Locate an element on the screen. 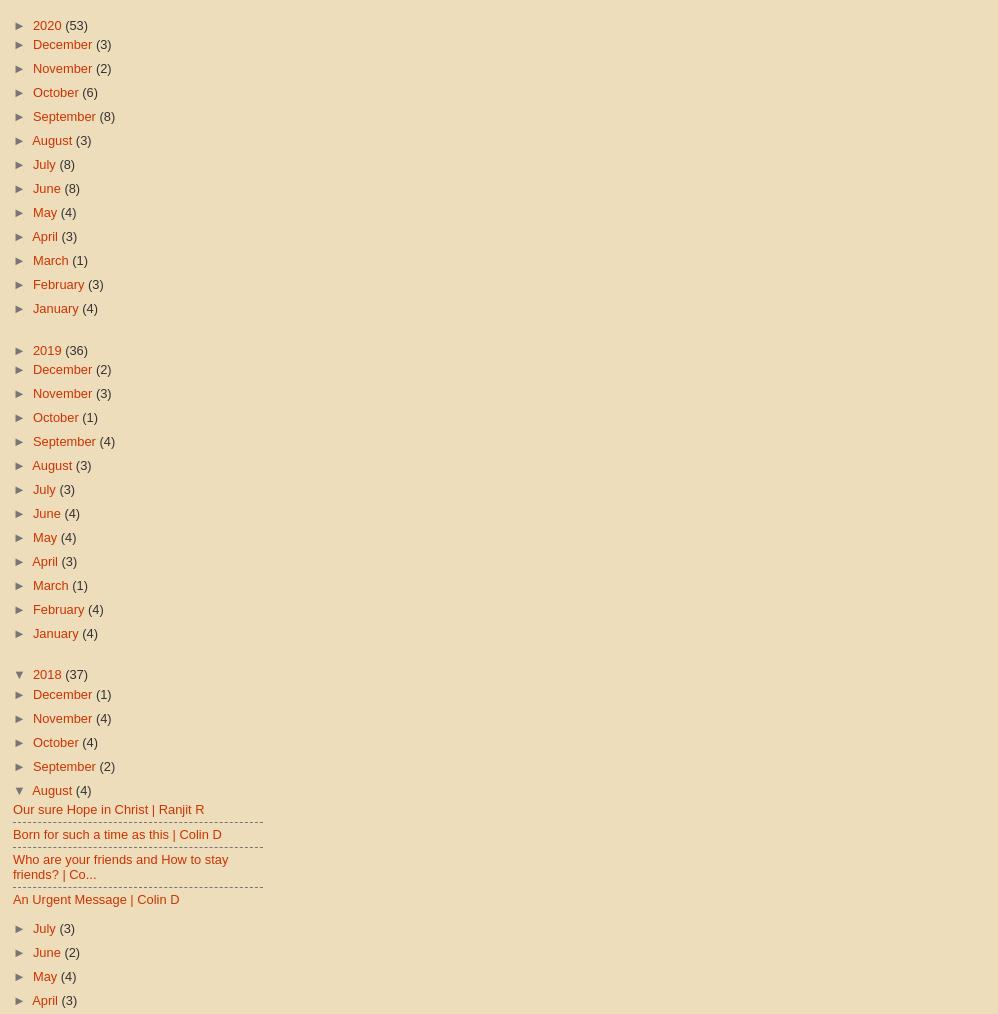  '2019' is located at coordinates (32, 348).